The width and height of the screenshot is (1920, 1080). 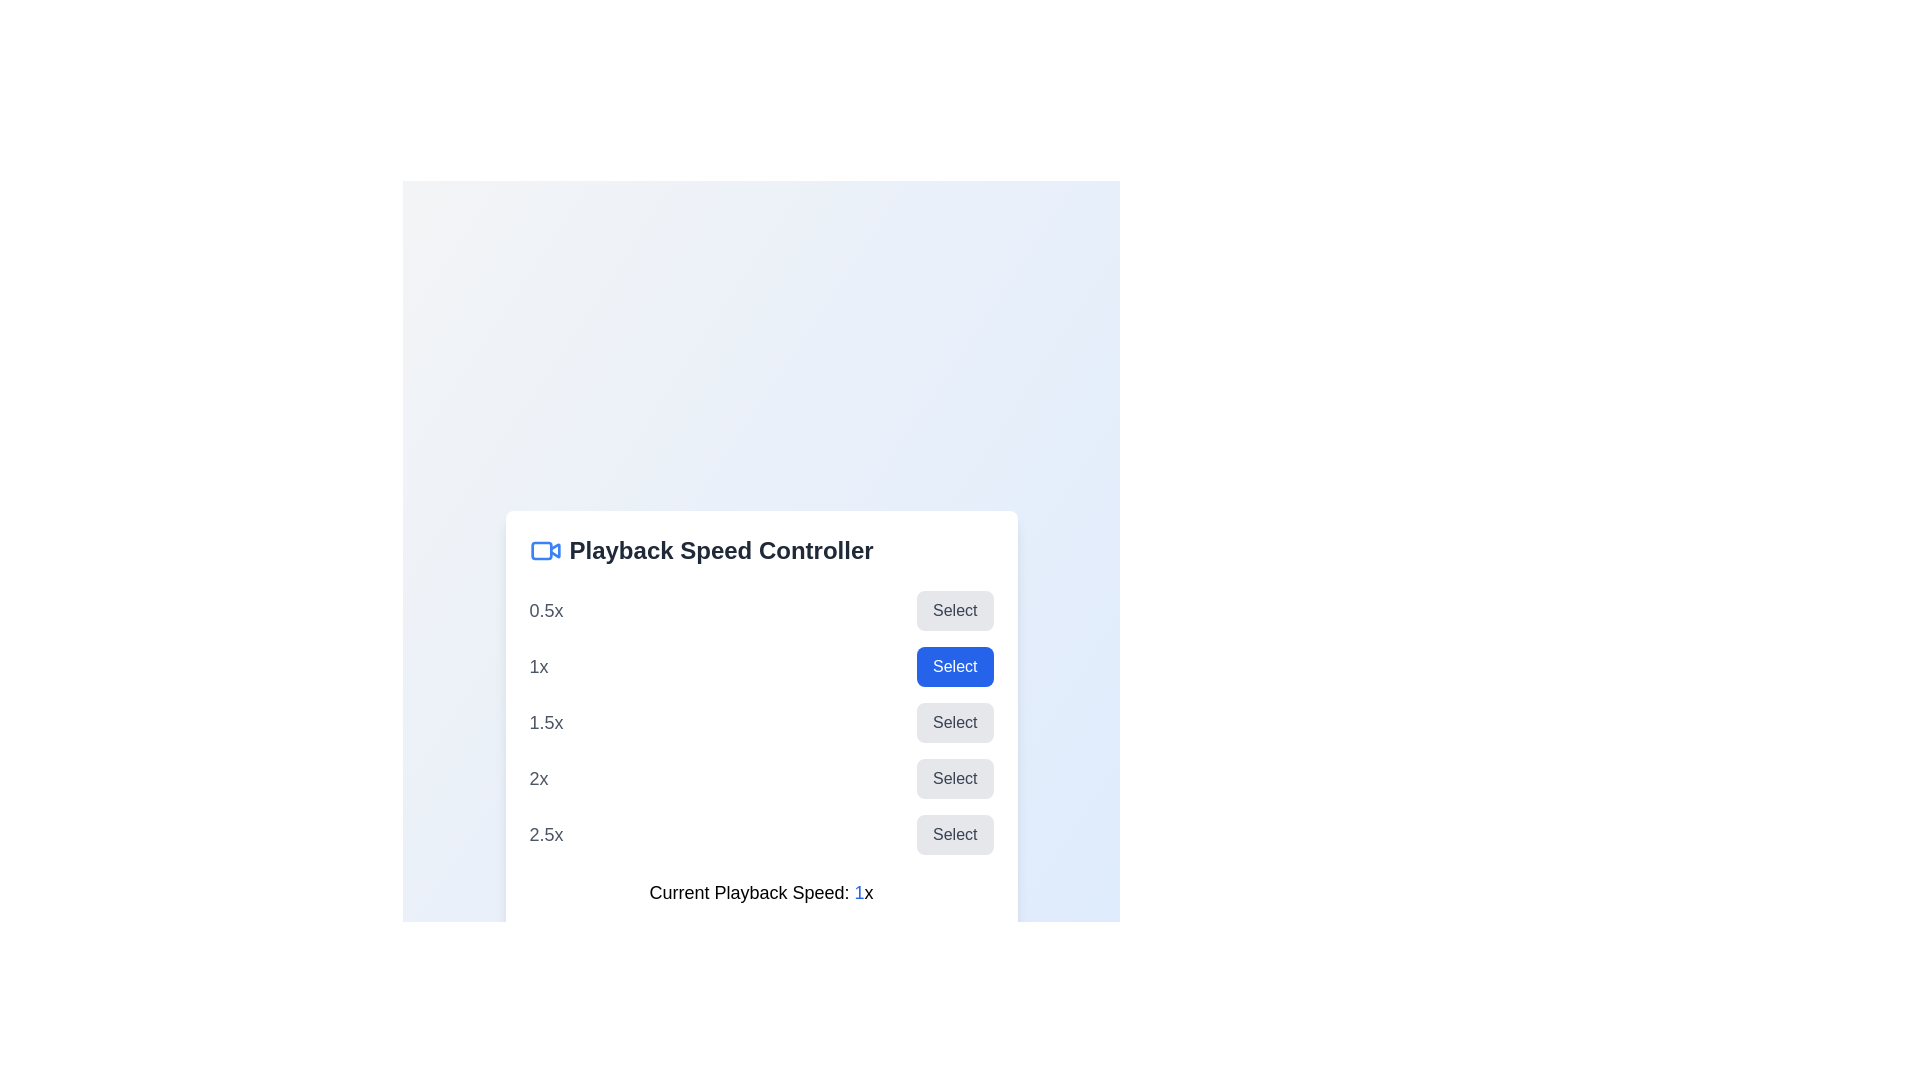 I want to click on the '1x Select' button in the button-row combination that allows users, so click(x=760, y=667).